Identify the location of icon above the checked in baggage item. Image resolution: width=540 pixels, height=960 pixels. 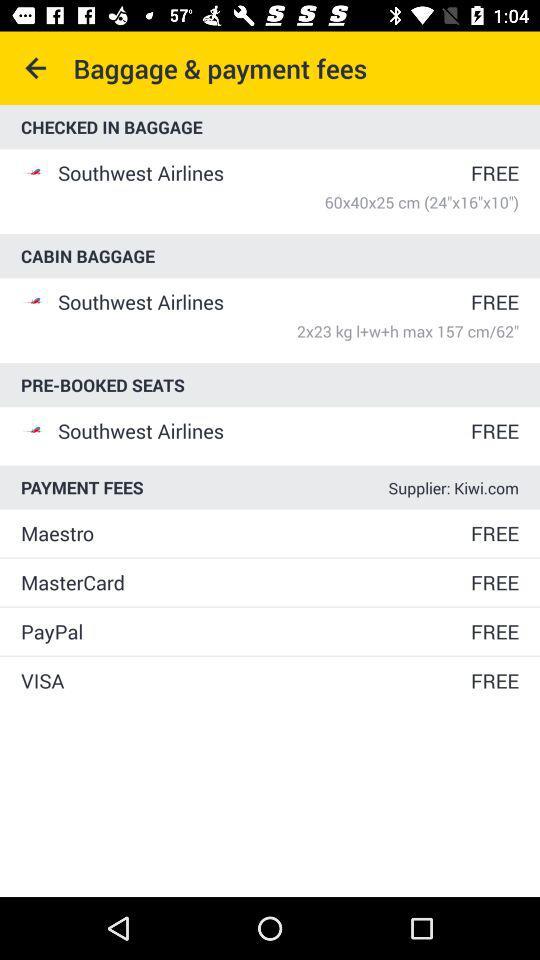
(36, 68).